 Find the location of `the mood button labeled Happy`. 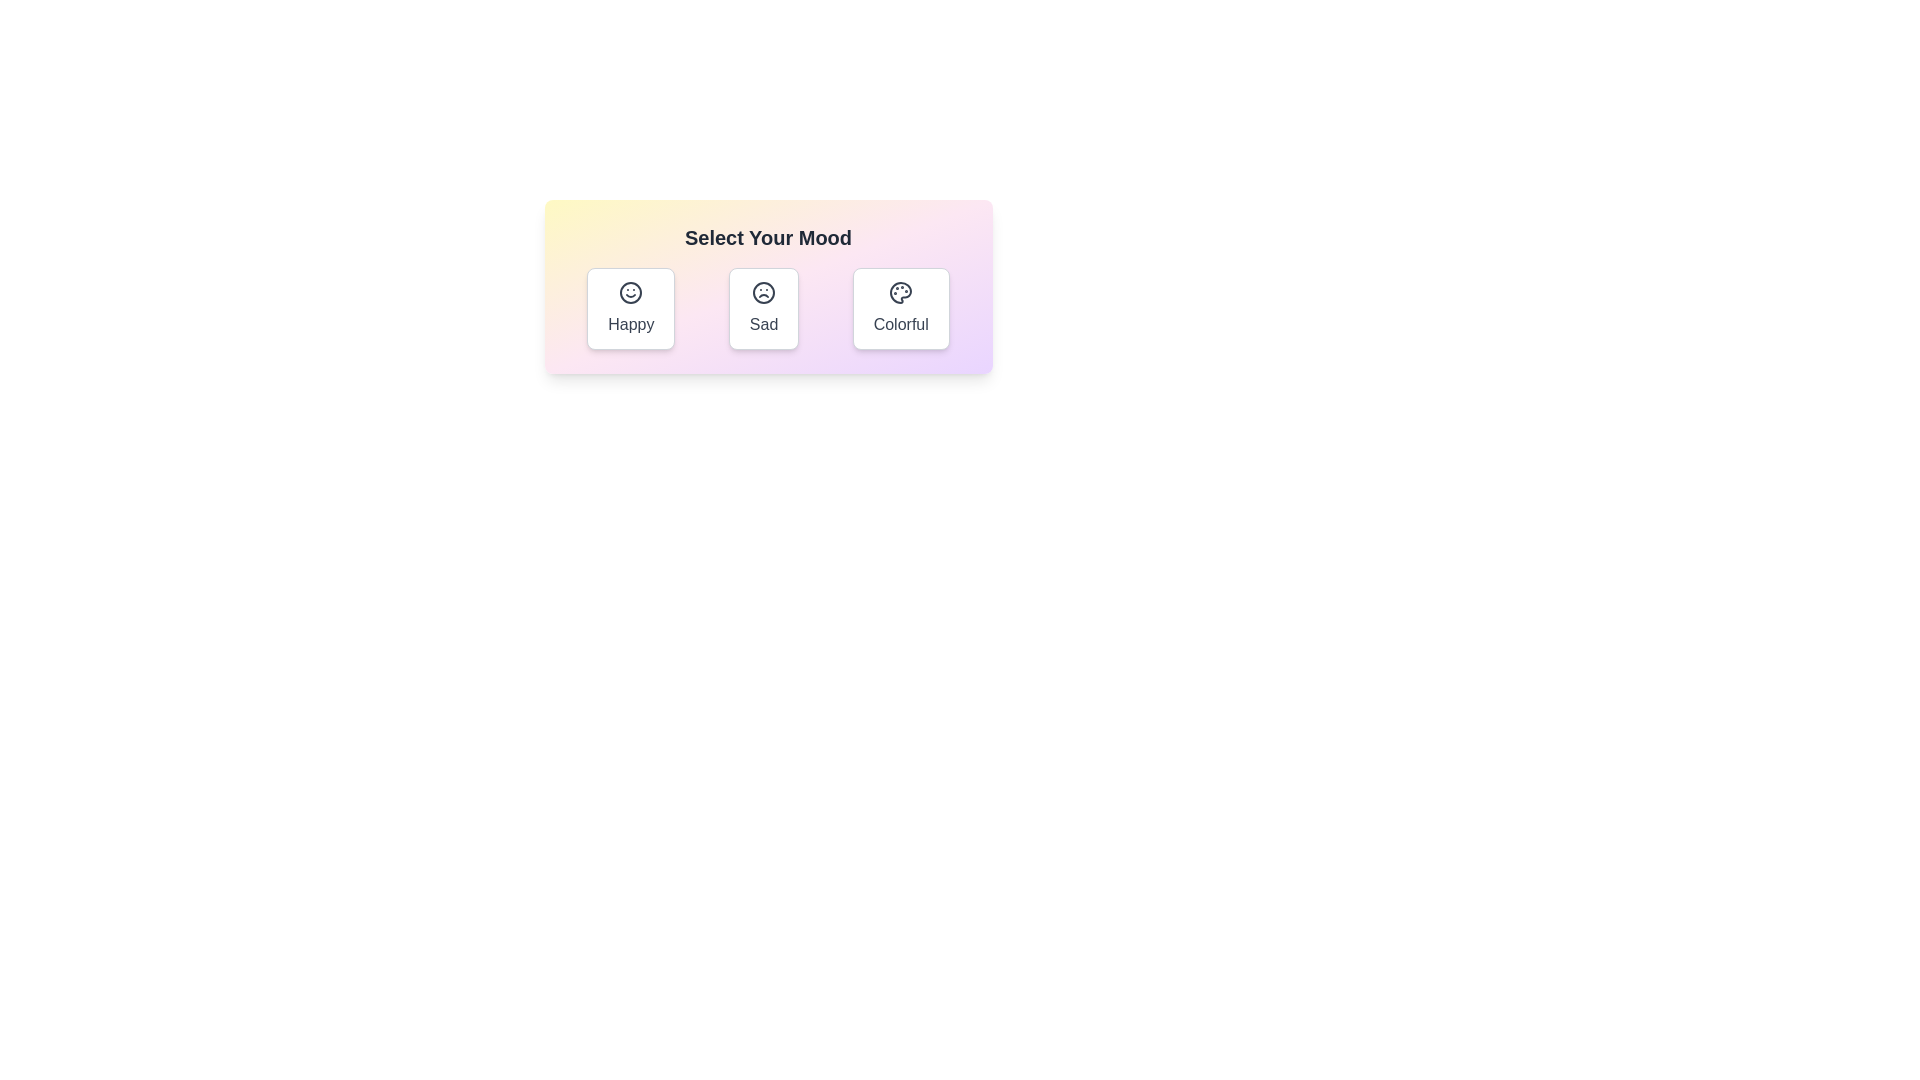

the mood button labeled Happy is located at coordinates (630, 308).